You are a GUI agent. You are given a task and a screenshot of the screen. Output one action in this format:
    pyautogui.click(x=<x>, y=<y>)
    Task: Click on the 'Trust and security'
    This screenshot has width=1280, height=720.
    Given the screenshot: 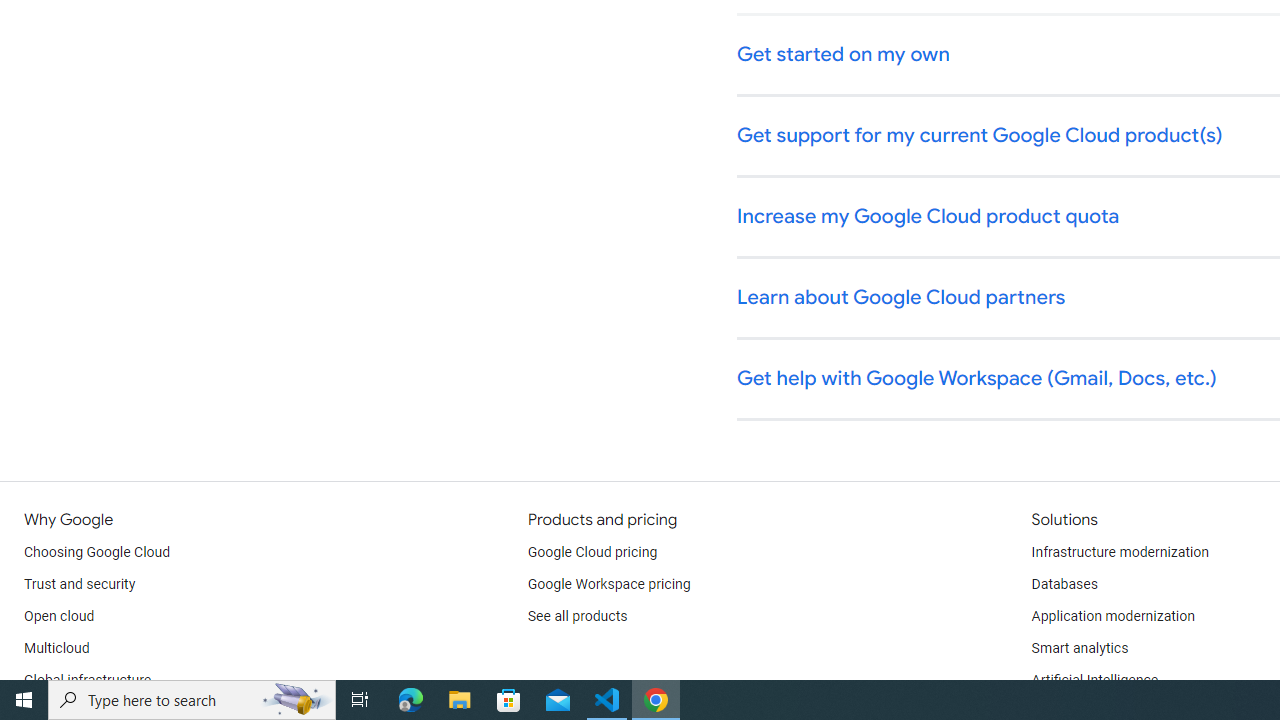 What is the action you would take?
    pyautogui.click(x=80, y=585)
    